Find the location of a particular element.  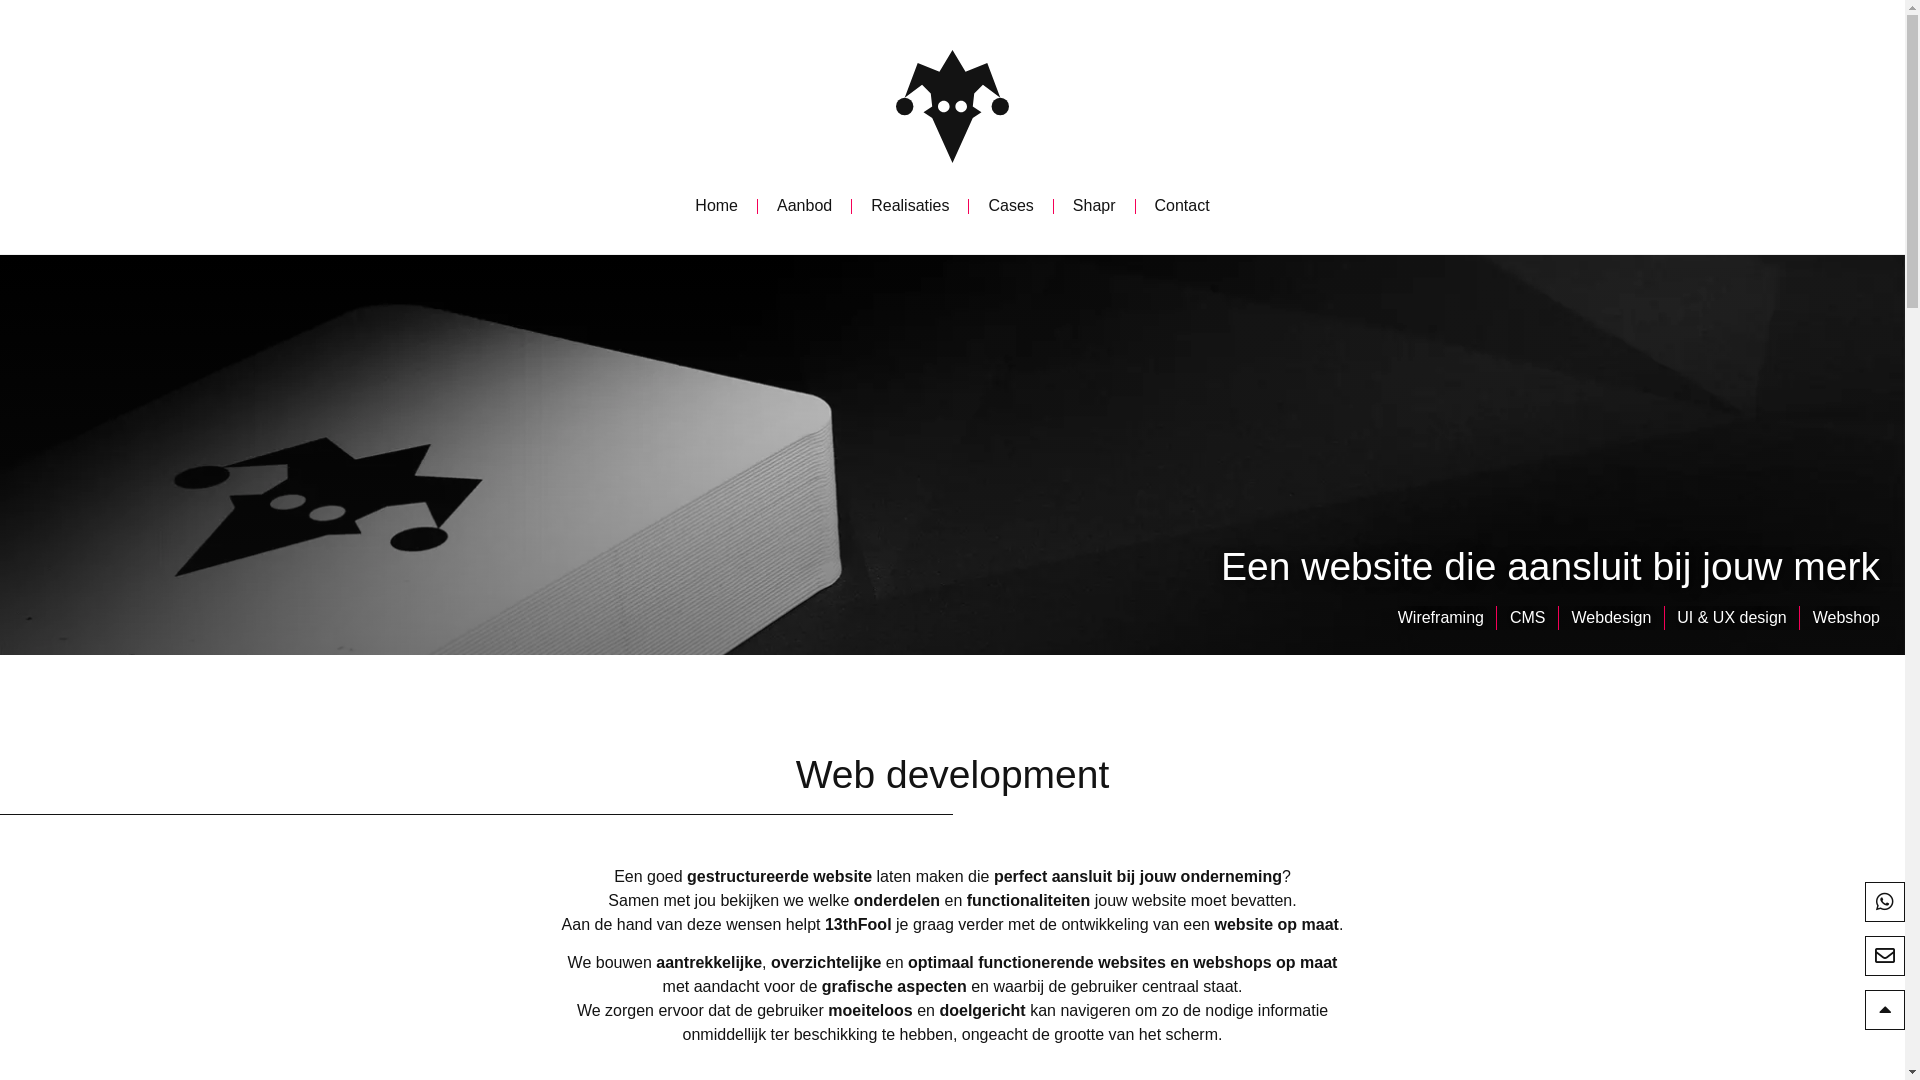

'Shapr' is located at coordinates (1093, 205).